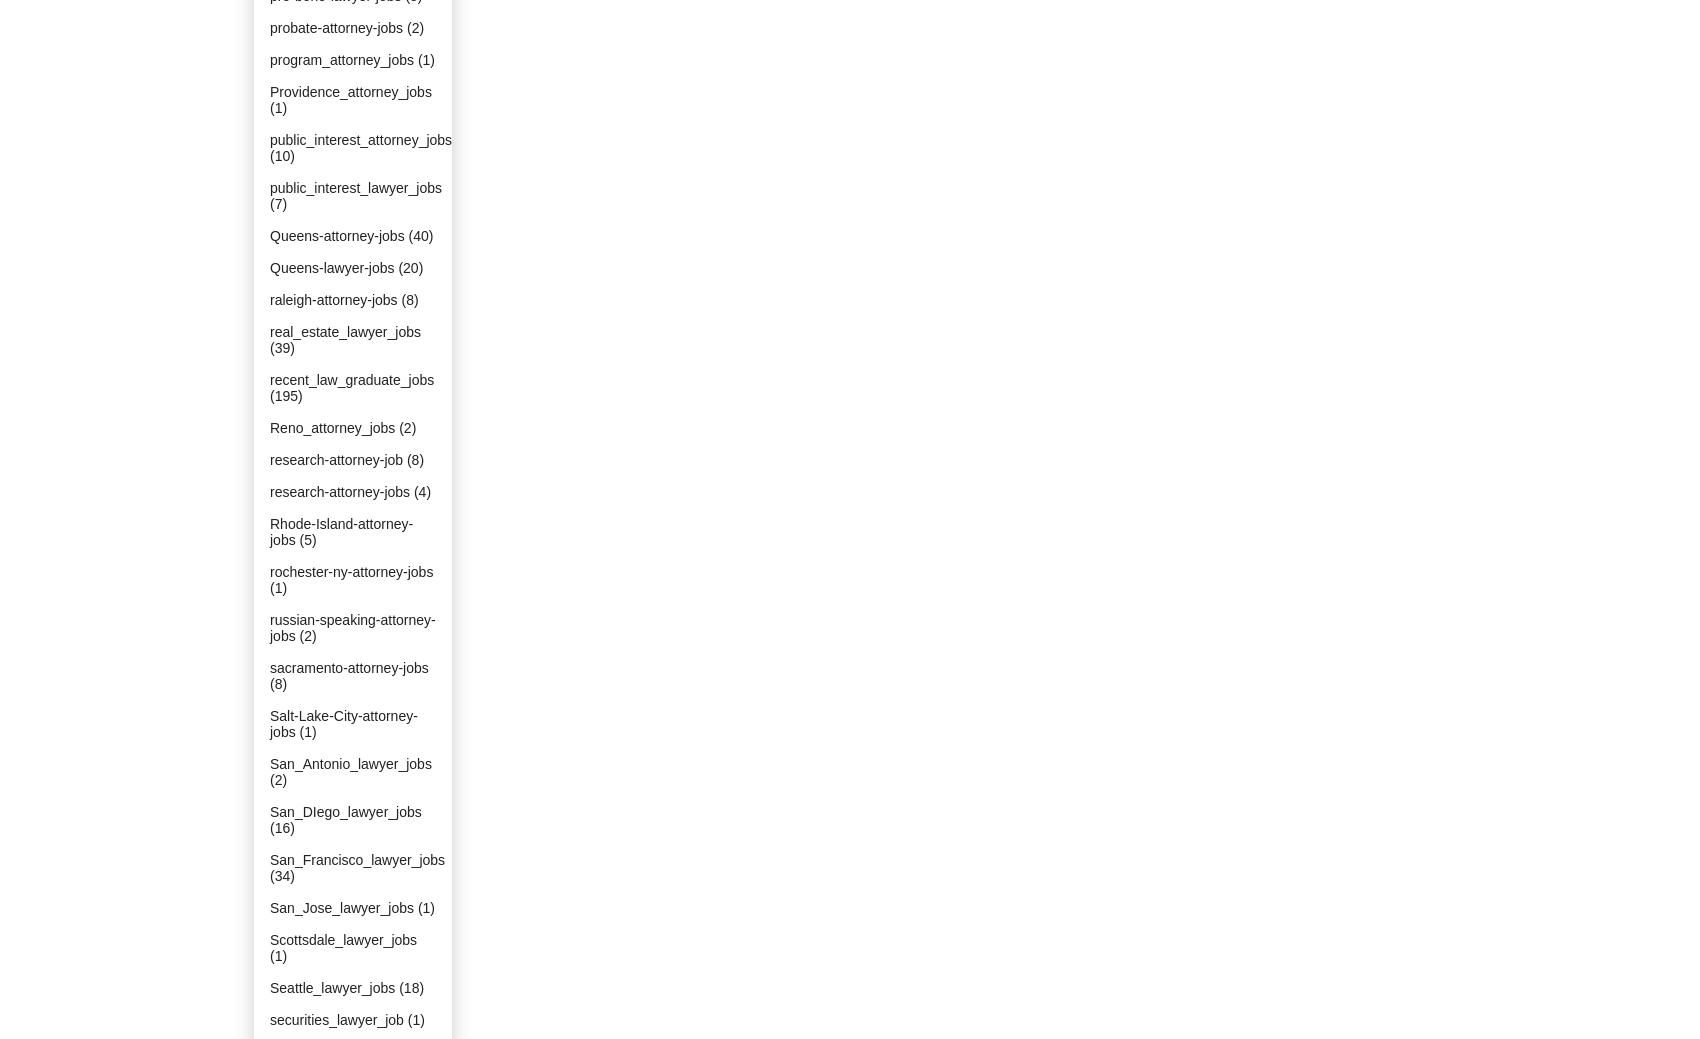  I want to click on '(40)', so click(419, 235).